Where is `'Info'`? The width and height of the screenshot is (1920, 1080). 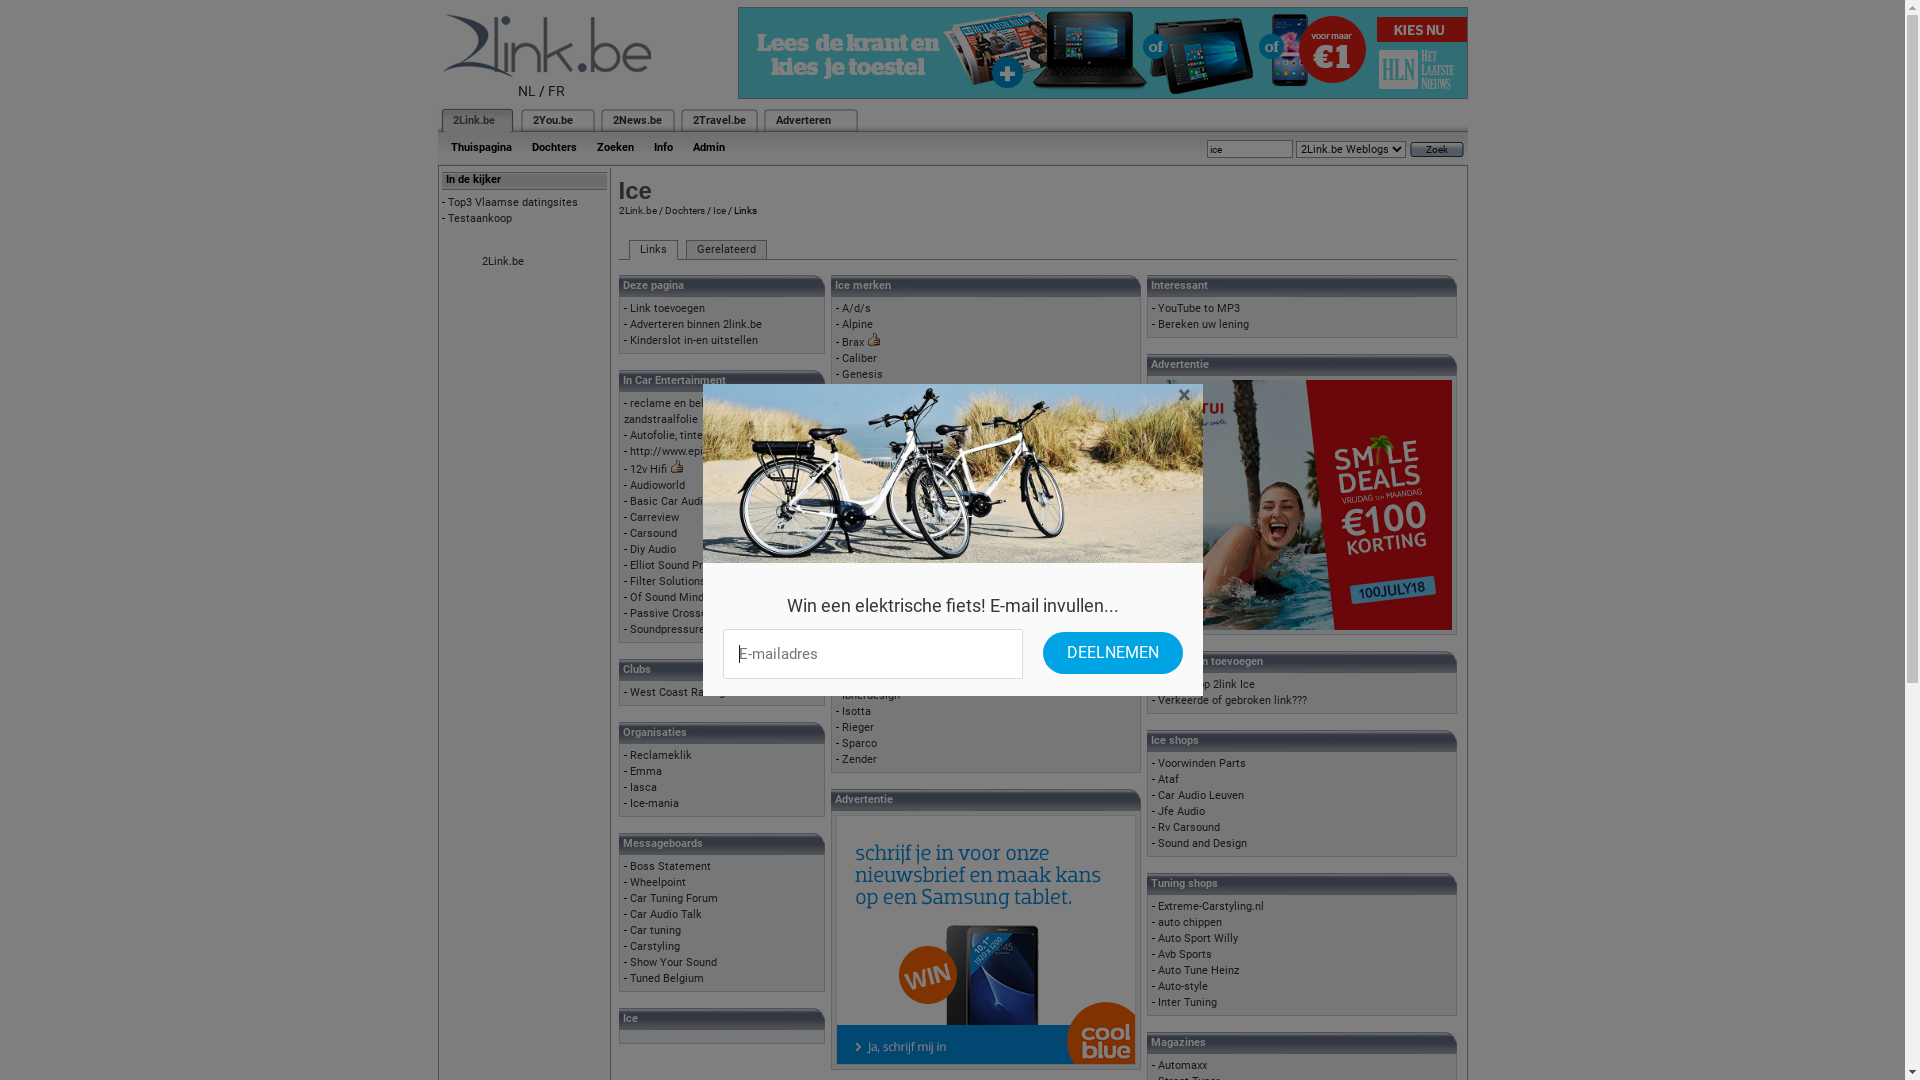
'Info' is located at coordinates (663, 146).